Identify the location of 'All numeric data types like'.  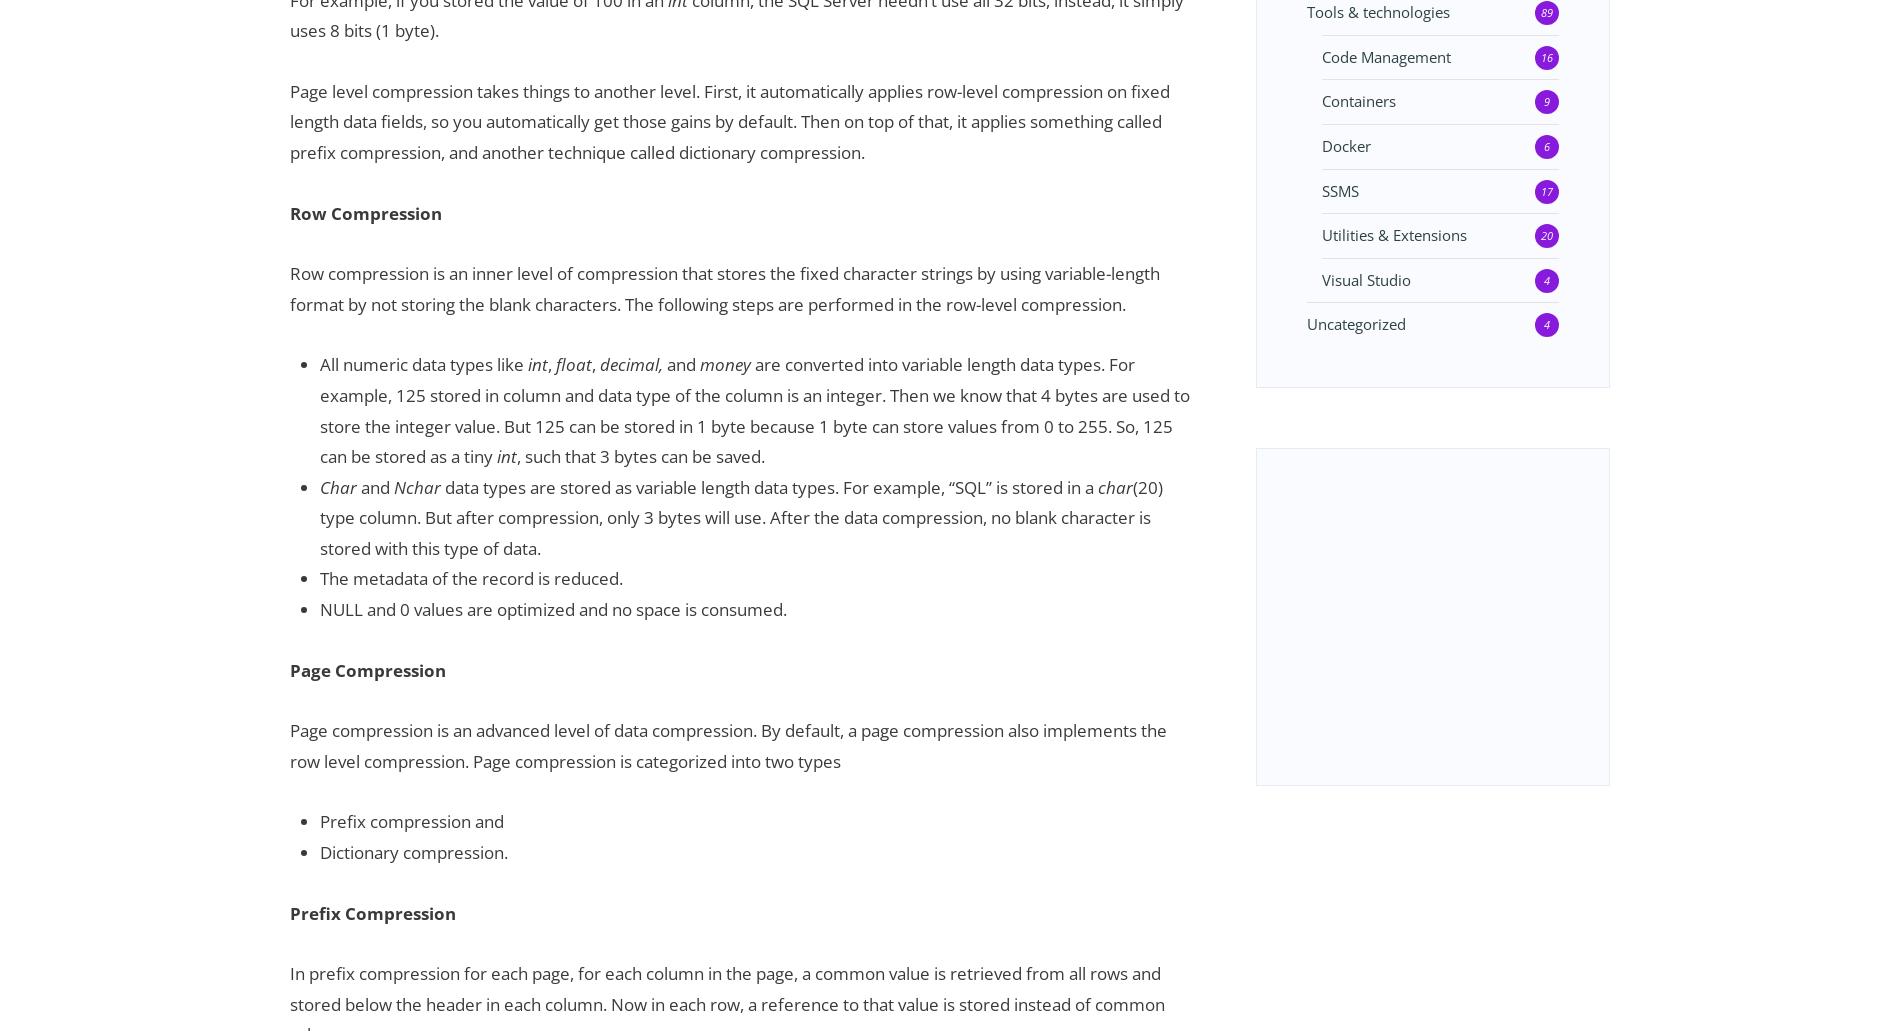
(423, 363).